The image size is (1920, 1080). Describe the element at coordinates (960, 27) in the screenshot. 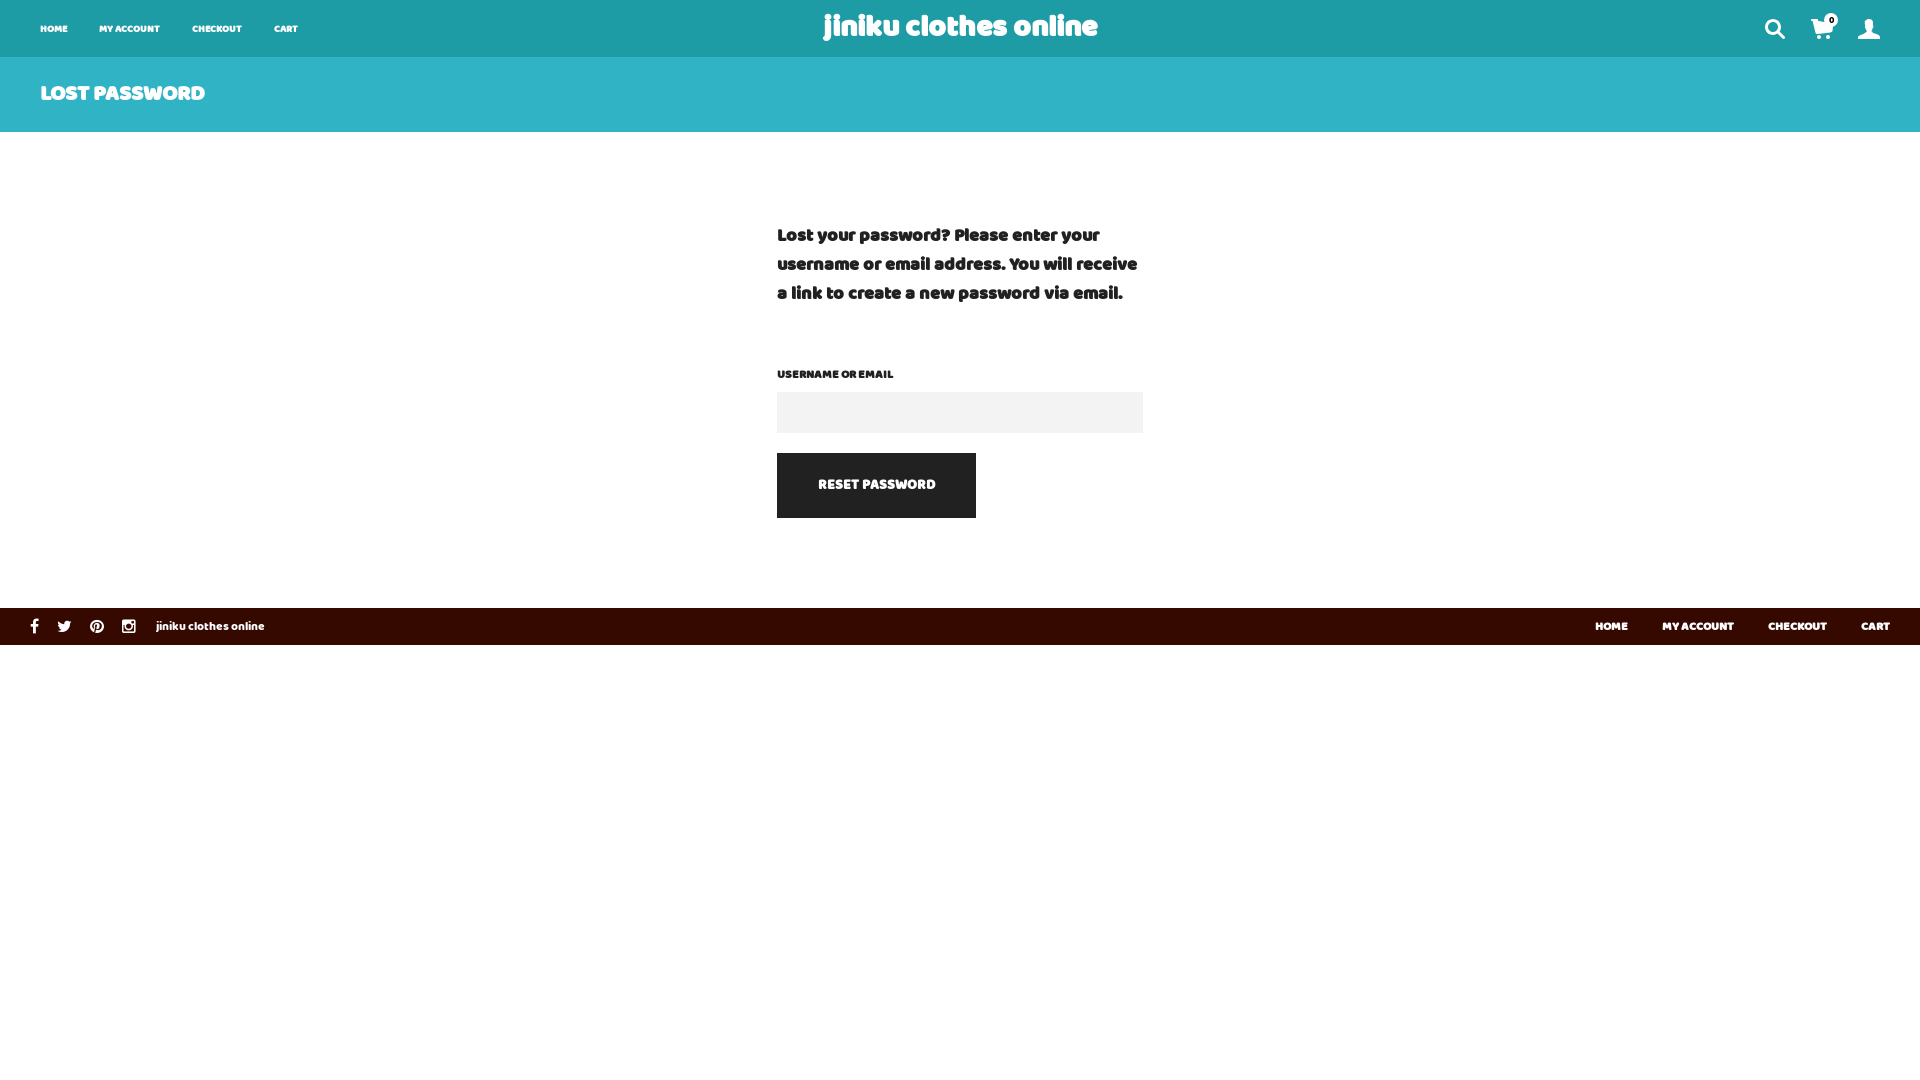

I see `'jiniku clothes online'` at that location.